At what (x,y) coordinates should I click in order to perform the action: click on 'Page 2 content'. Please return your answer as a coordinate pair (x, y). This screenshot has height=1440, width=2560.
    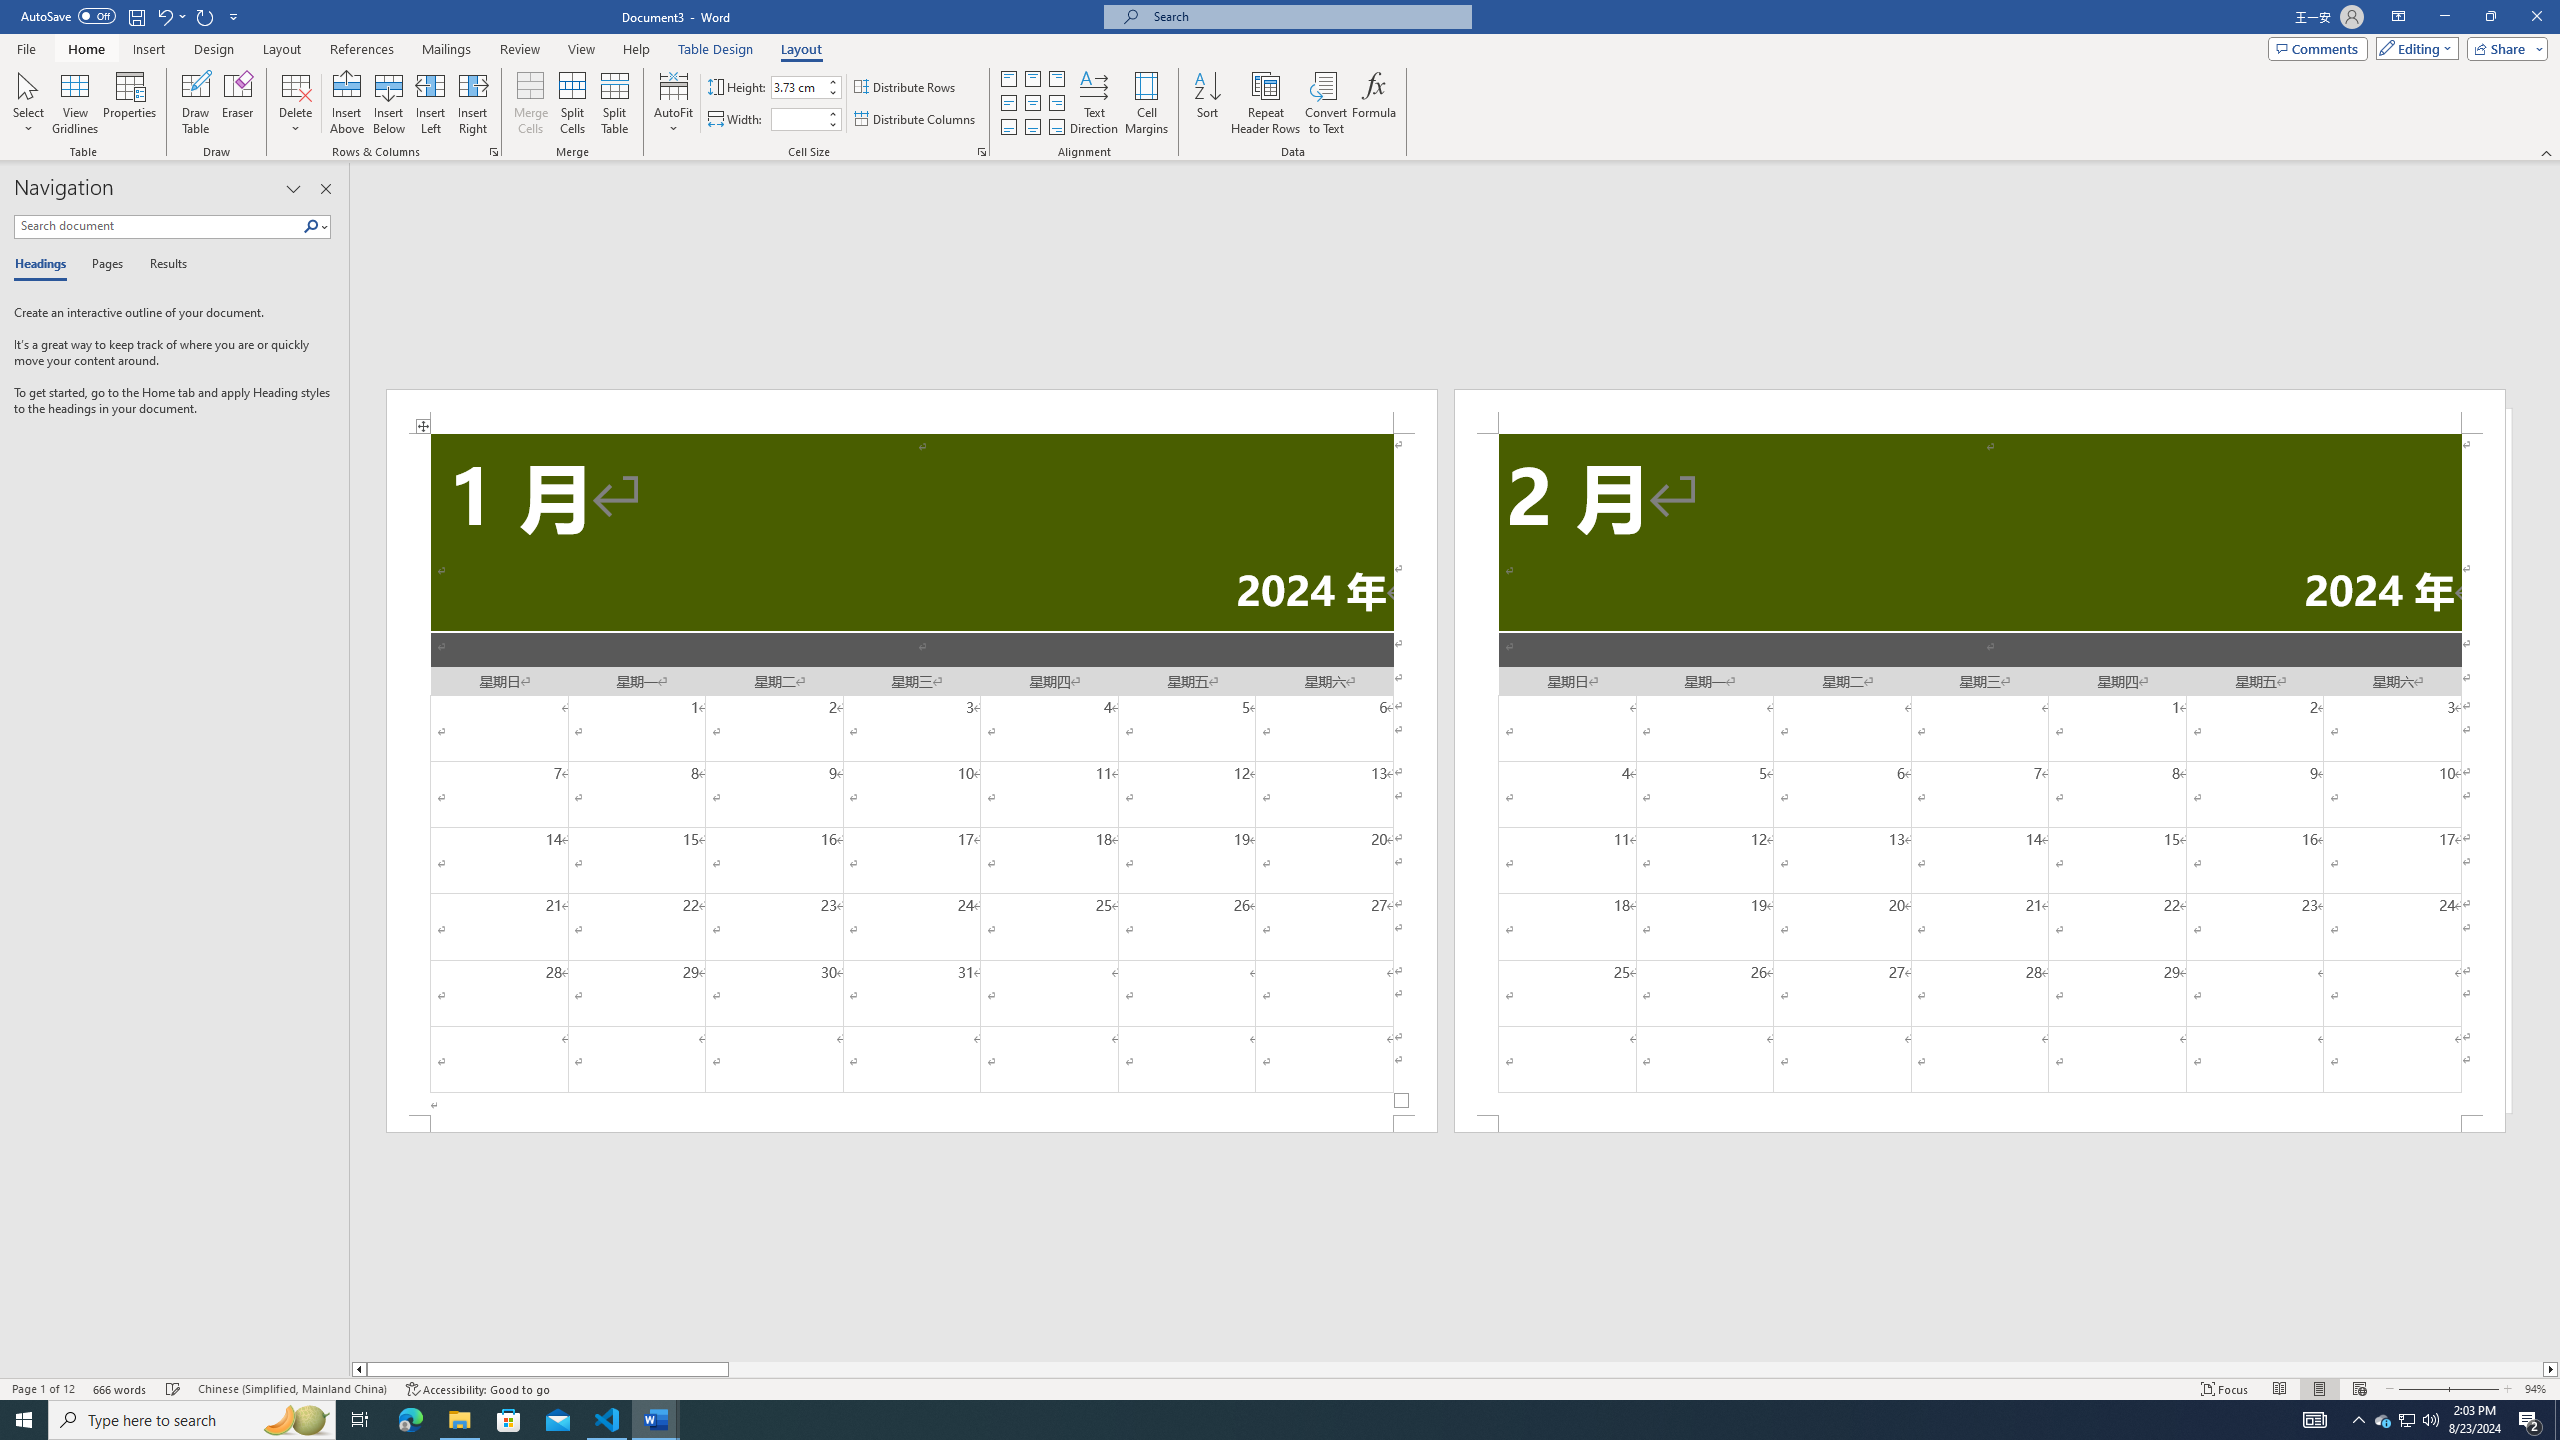
    Looking at the image, I should click on (1980, 773).